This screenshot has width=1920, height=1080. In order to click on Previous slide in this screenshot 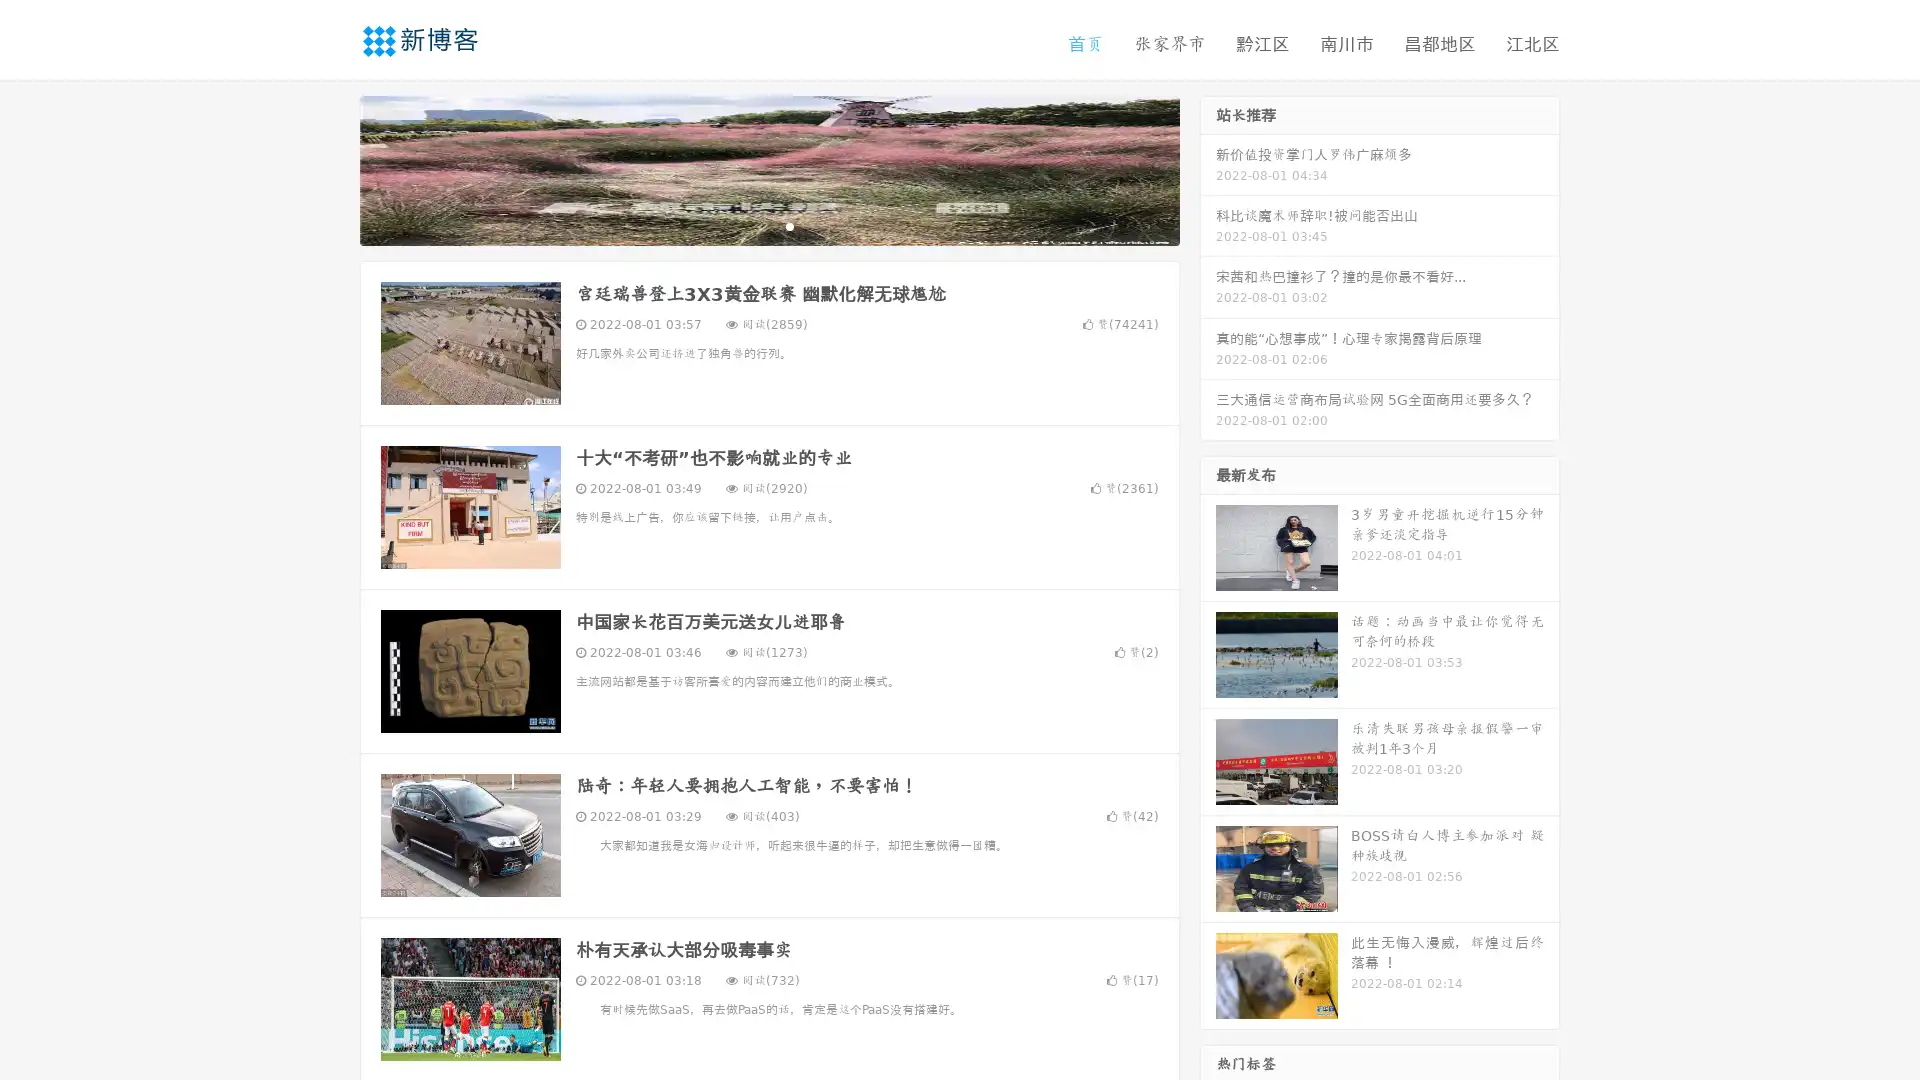, I will do `click(330, 168)`.